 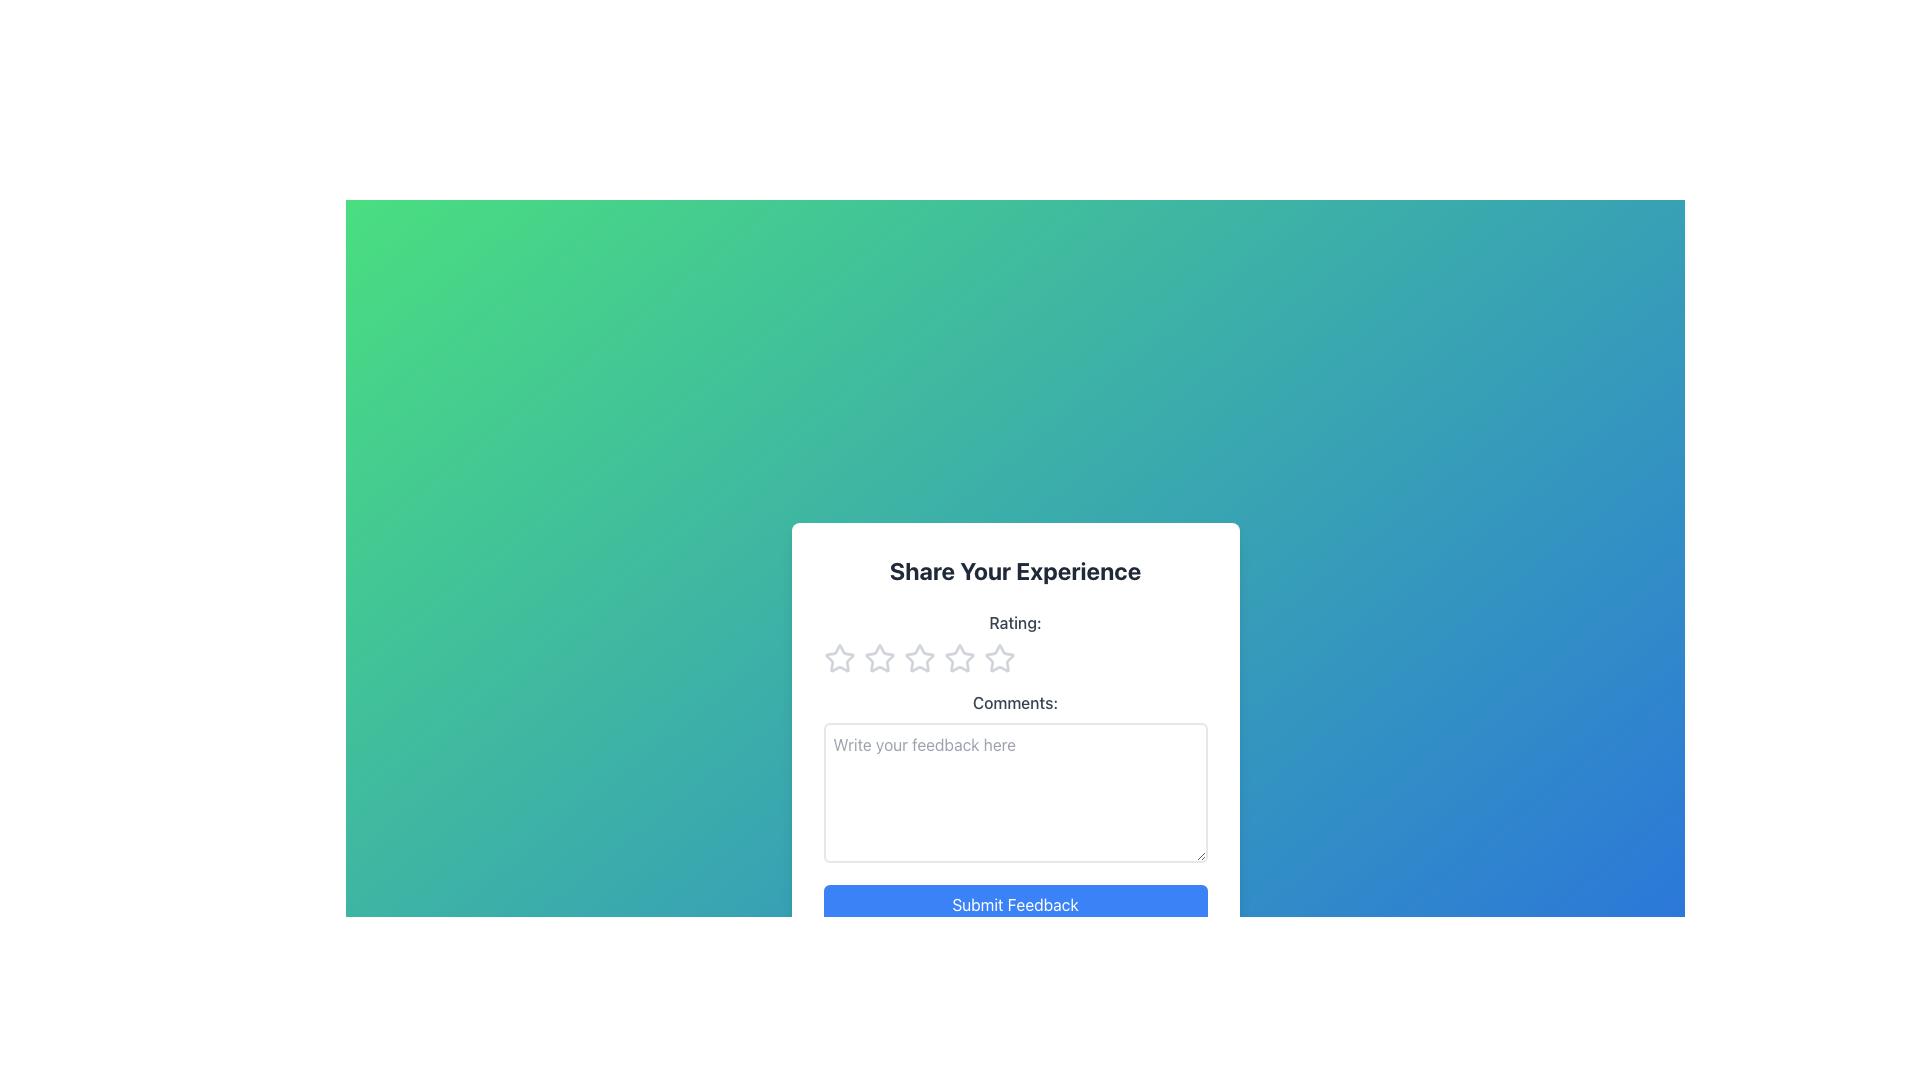 What do you see at coordinates (1015, 905) in the screenshot?
I see `the feedback submission button located at the bottom of the feedback form to trigger focus styling` at bounding box center [1015, 905].